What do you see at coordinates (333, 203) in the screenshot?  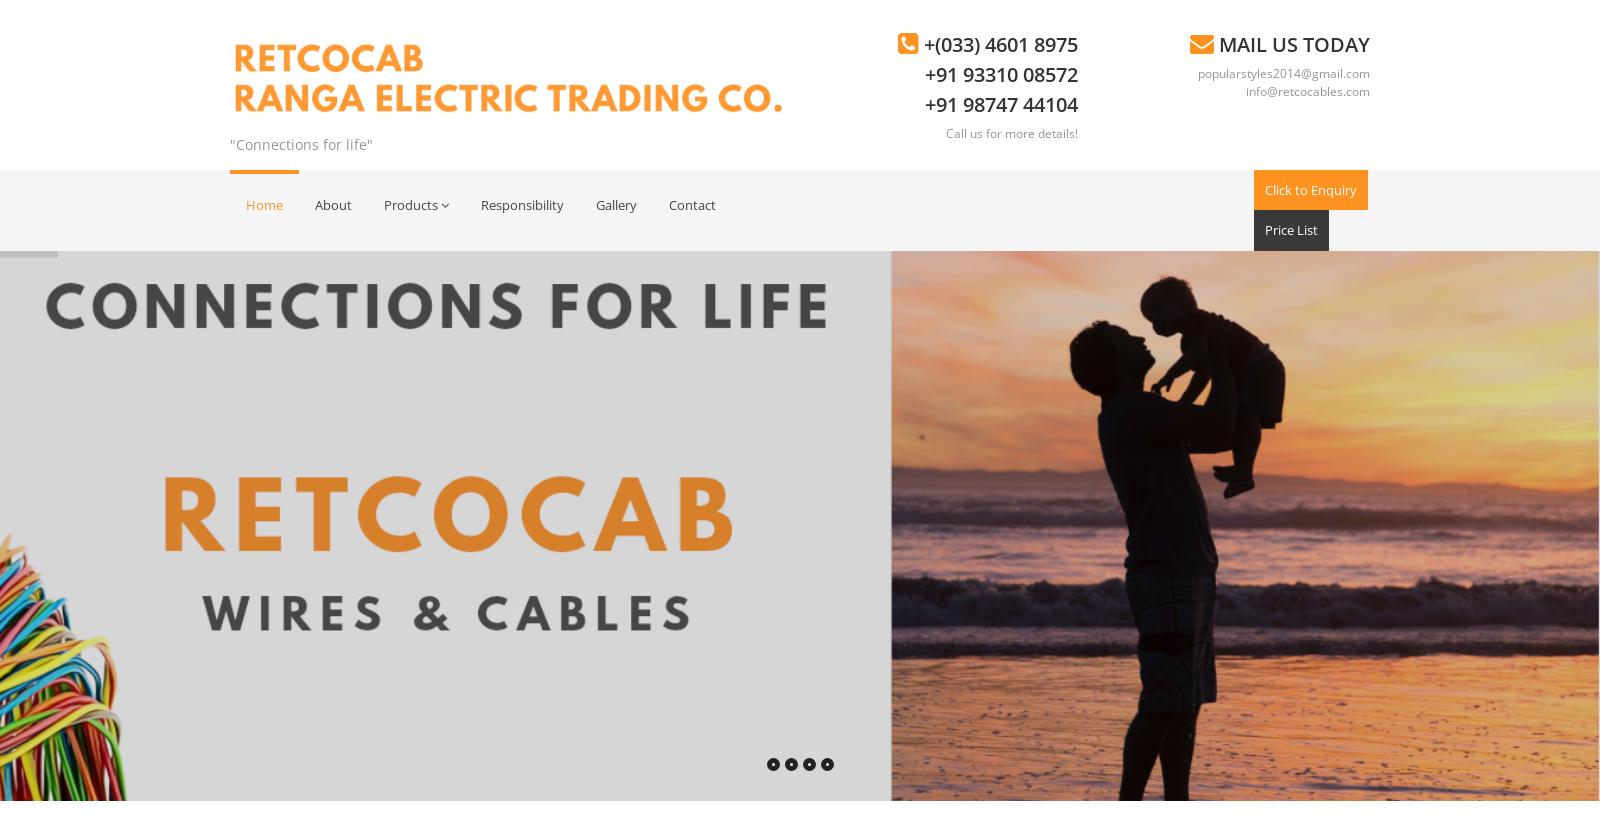 I see `'About'` at bounding box center [333, 203].